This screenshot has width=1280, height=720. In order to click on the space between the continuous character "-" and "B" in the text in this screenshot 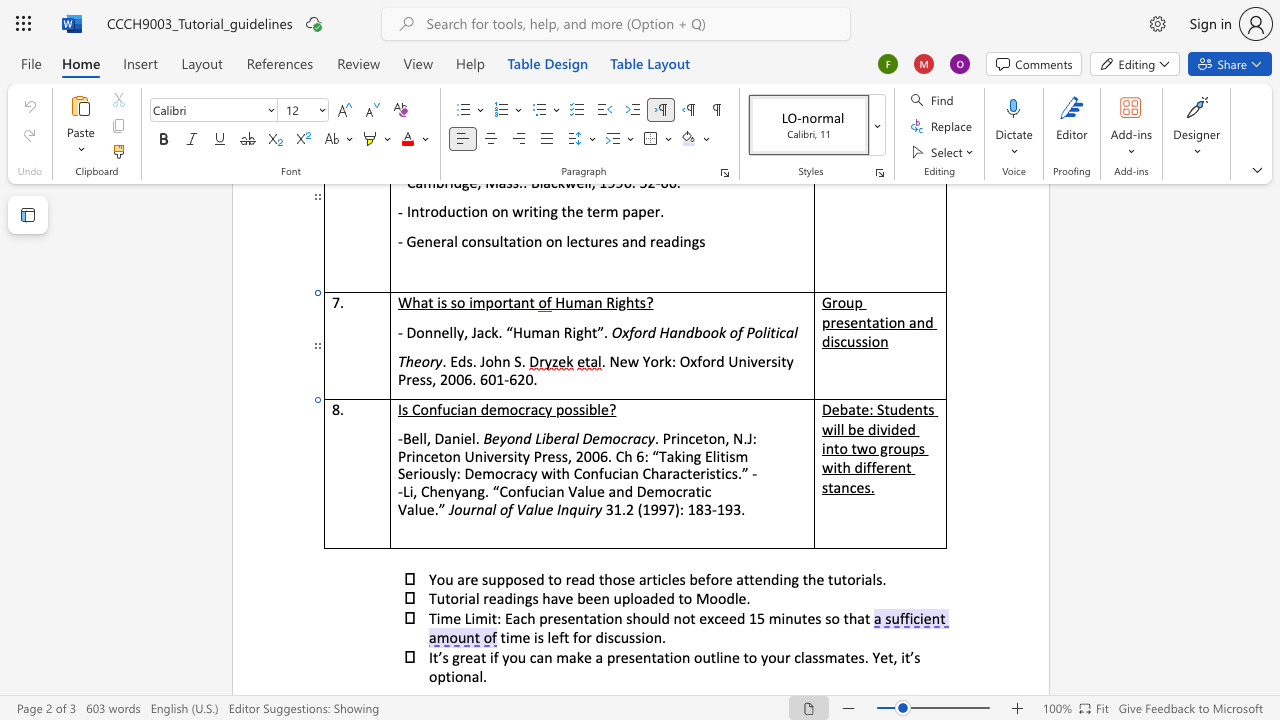, I will do `click(402, 437)`.